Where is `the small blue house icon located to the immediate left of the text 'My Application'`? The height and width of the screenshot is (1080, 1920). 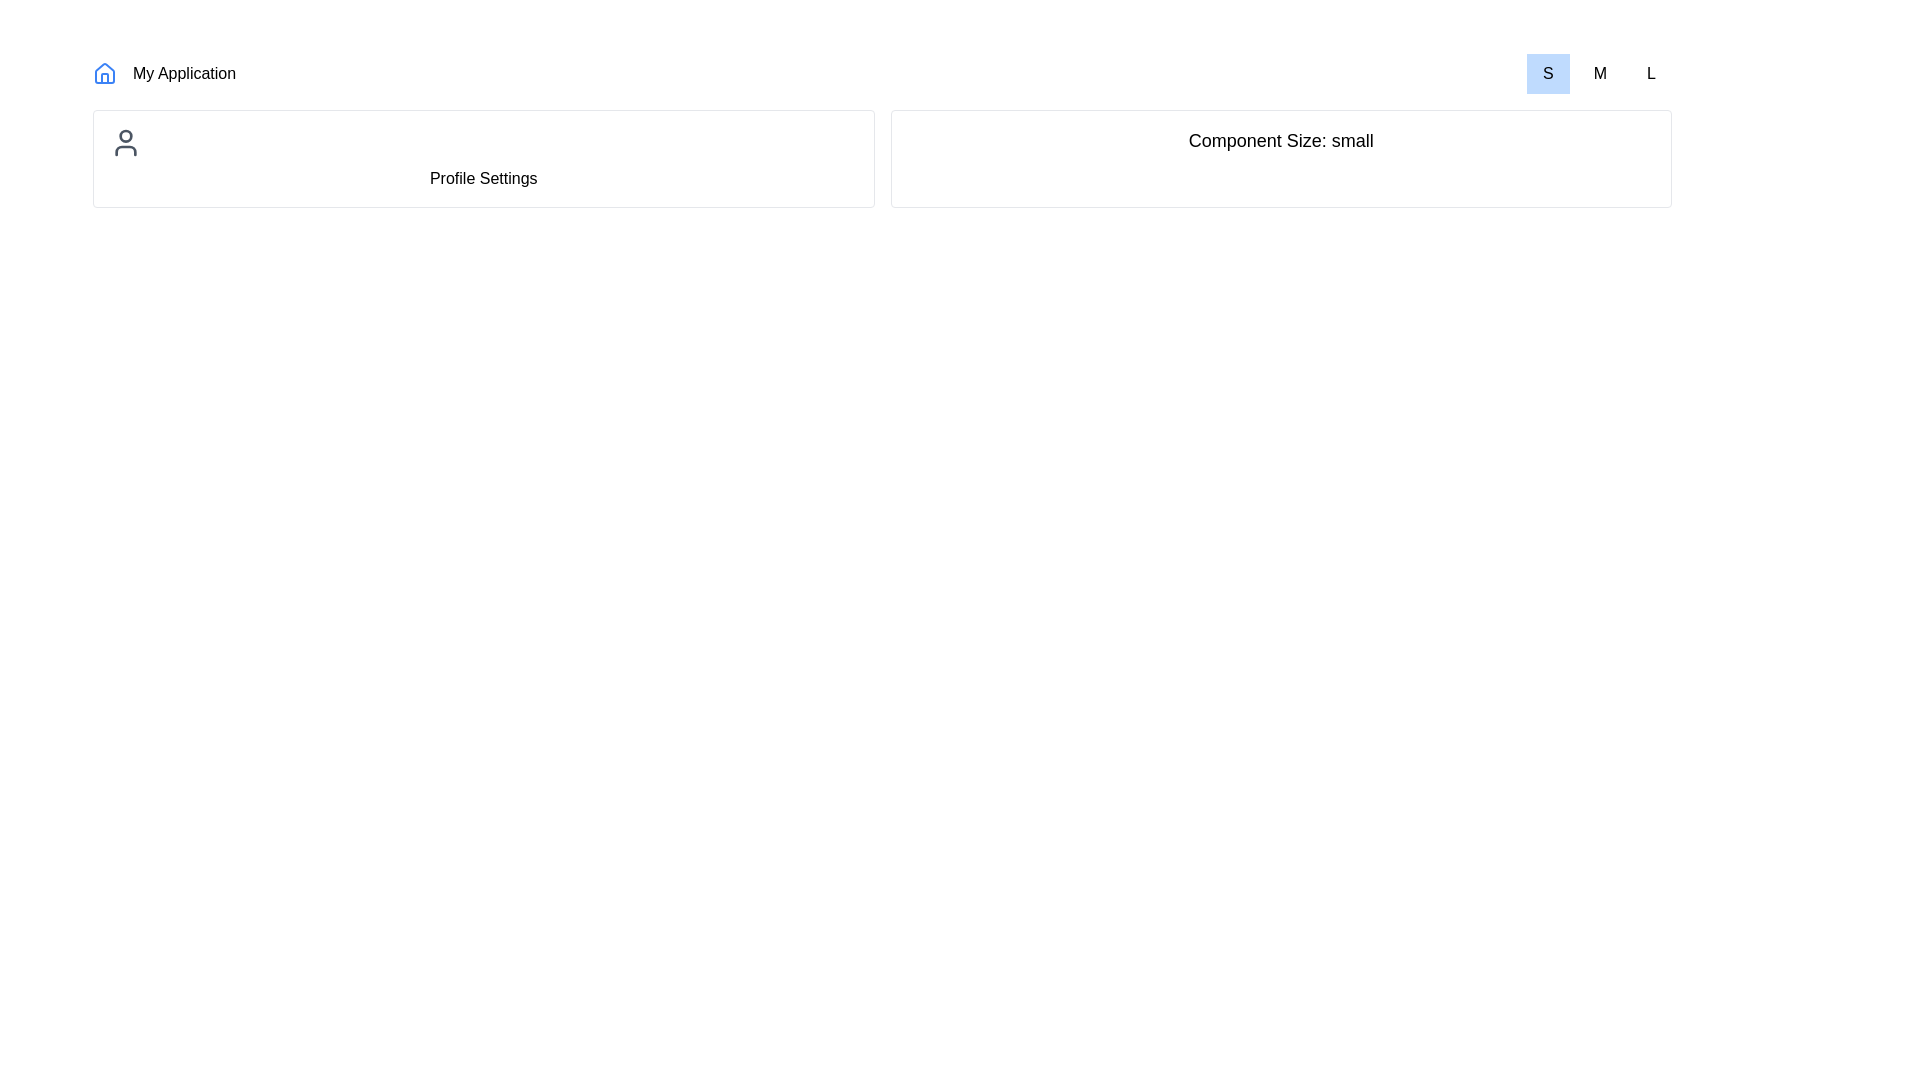
the small blue house icon located to the immediate left of the text 'My Application' is located at coordinates (104, 72).